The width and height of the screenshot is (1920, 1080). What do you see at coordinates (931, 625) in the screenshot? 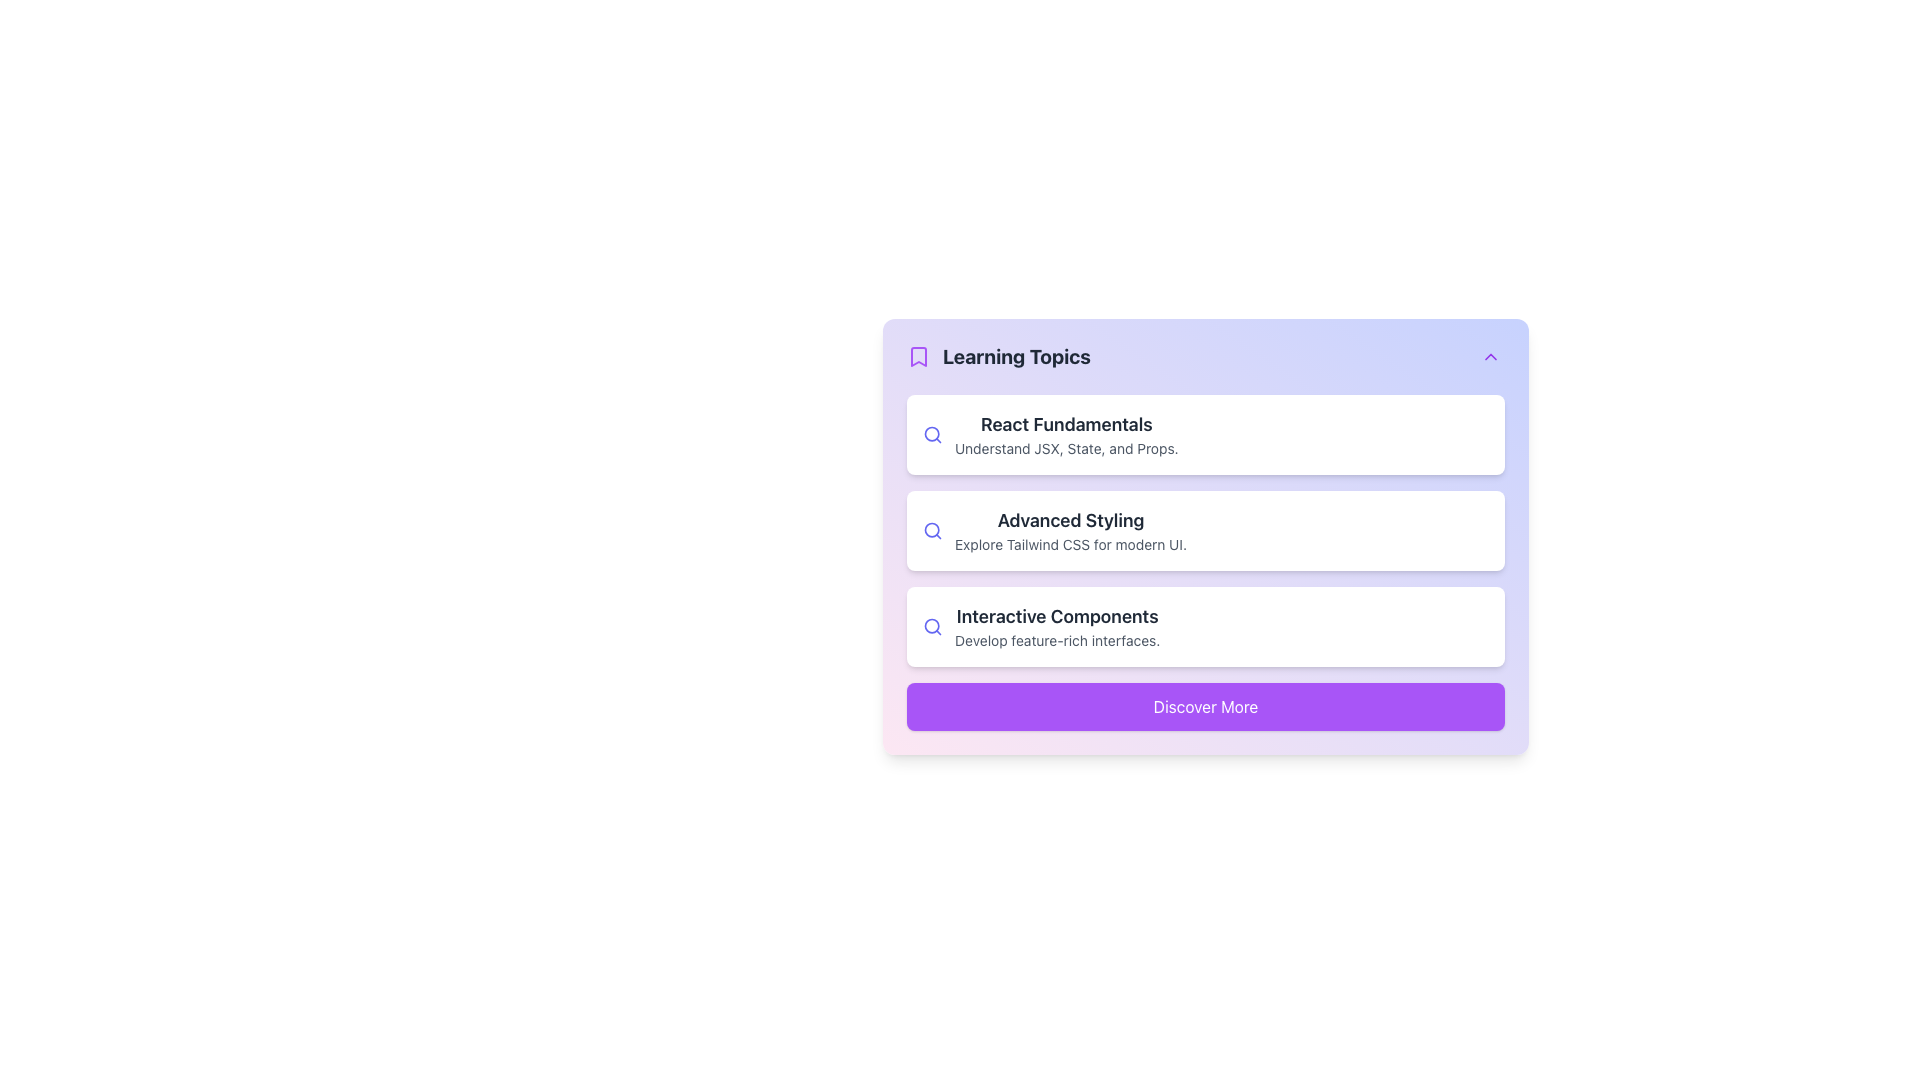
I see `the decorative SVG Circle element that represents the circular glass portion of the magnifying glass icon in the 'Learning Topics' card` at bounding box center [931, 625].